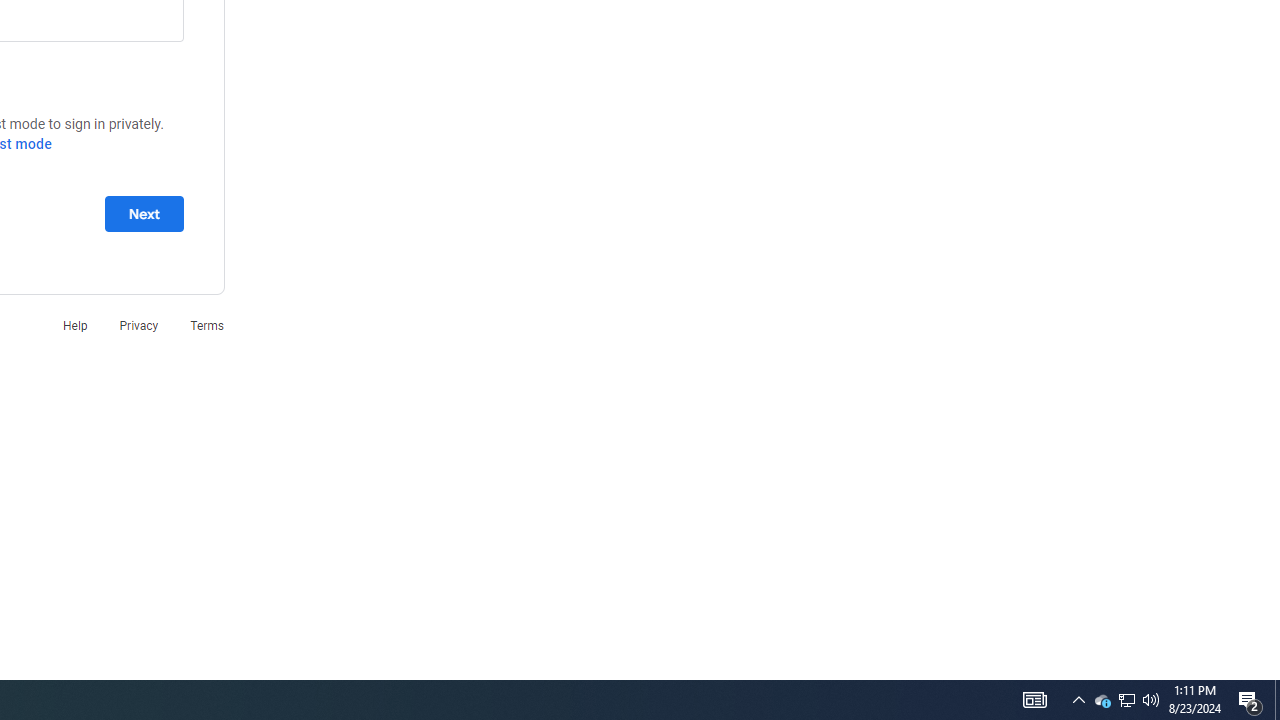 The width and height of the screenshot is (1280, 720). What do you see at coordinates (1250, 698) in the screenshot?
I see `'Action Center, 2 new notifications'` at bounding box center [1250, 698].